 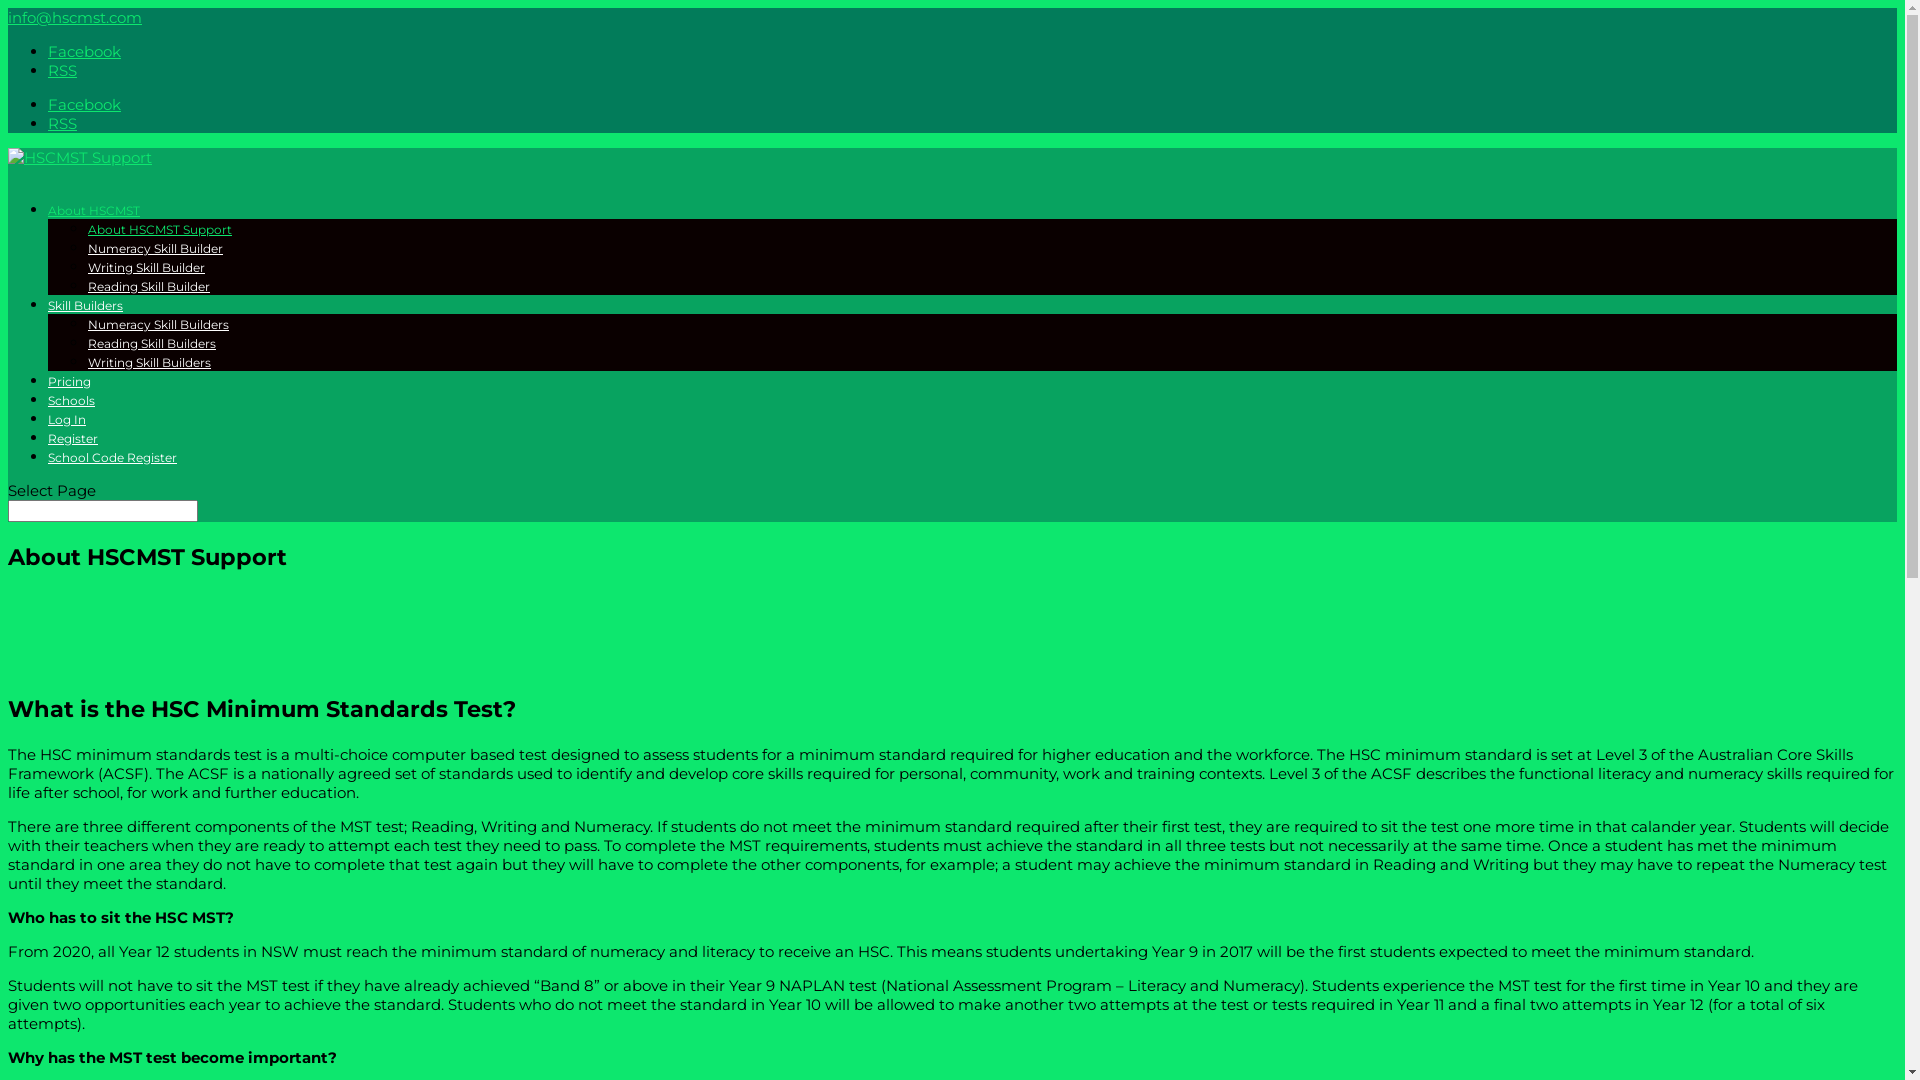 What do you see at coordinates (48, 408) in the screenshot?
I see `'Schools'` at bounding box center [48, 408].